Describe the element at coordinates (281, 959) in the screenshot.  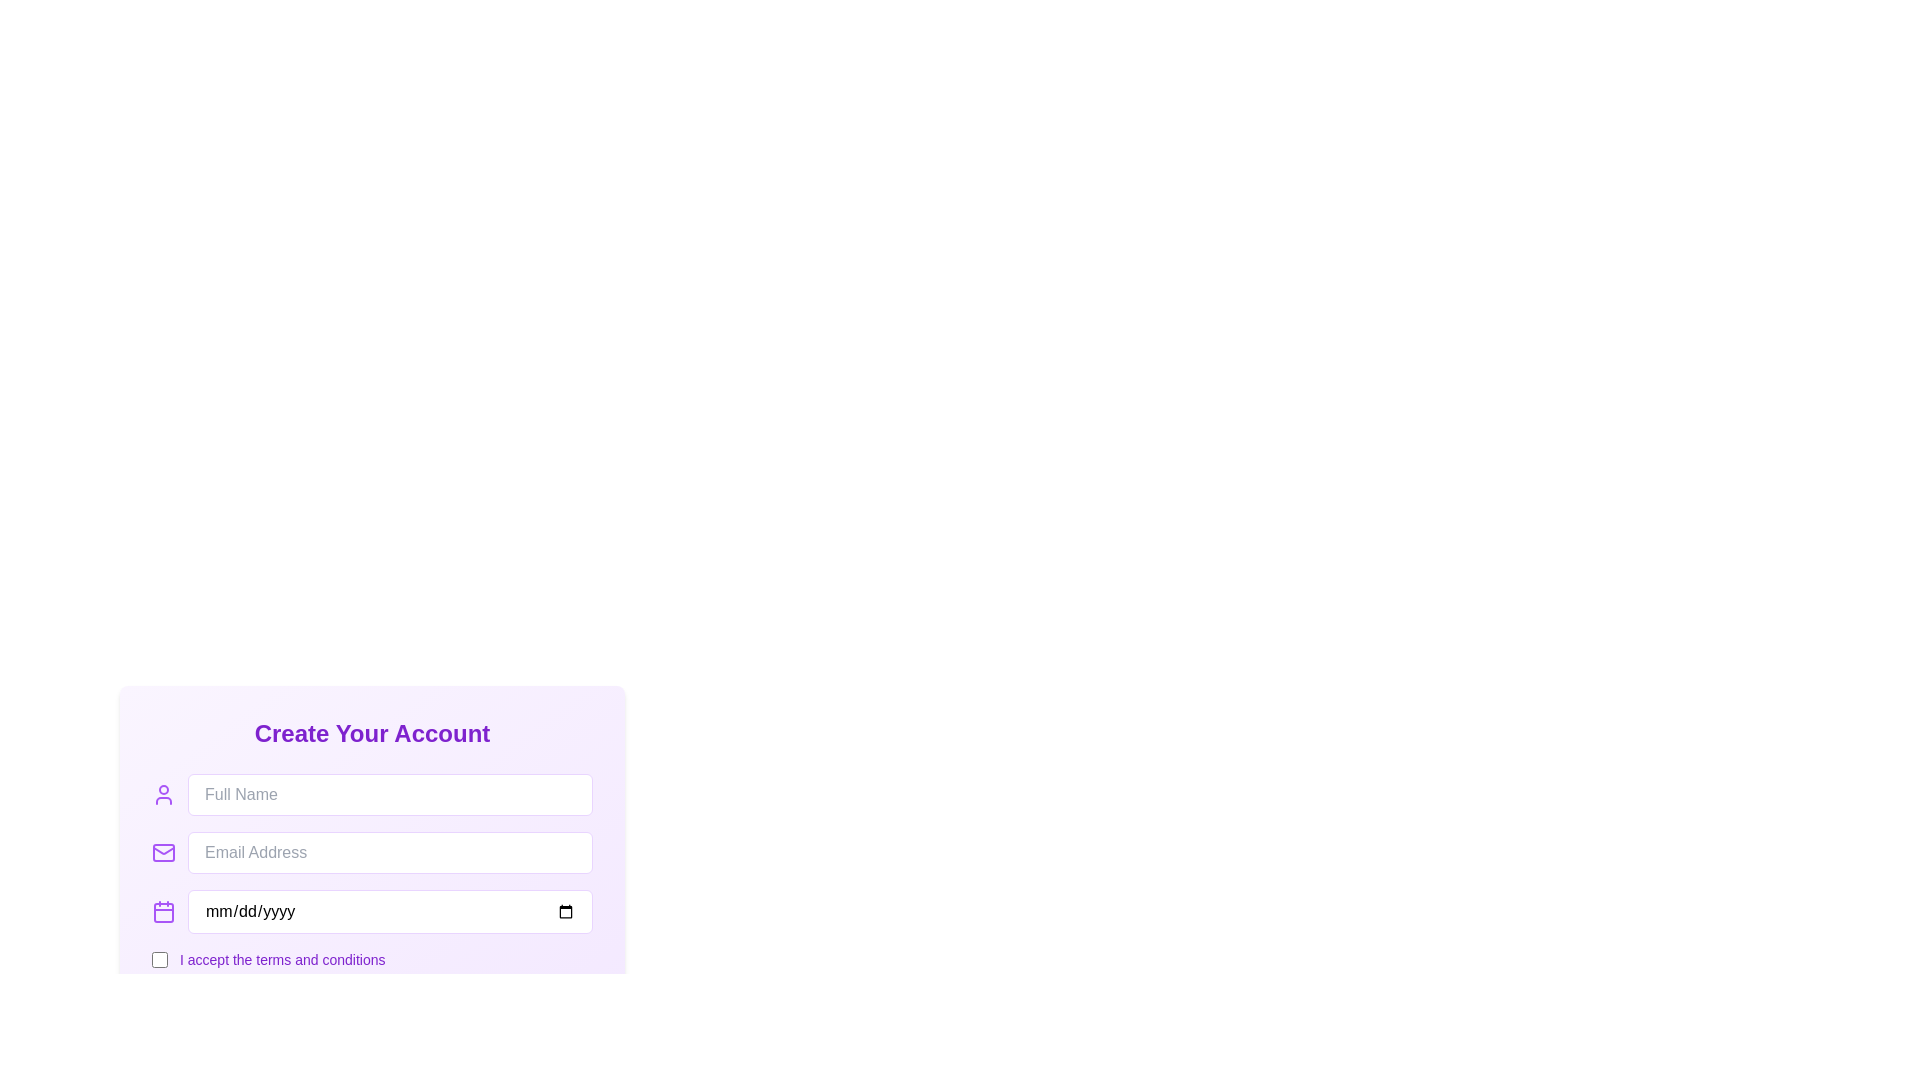
I see `the label that reads 'I accept the terms and conditions', which is styled with a purple font and positioned to the right of a small checkbox in the registration form interface` at that location.